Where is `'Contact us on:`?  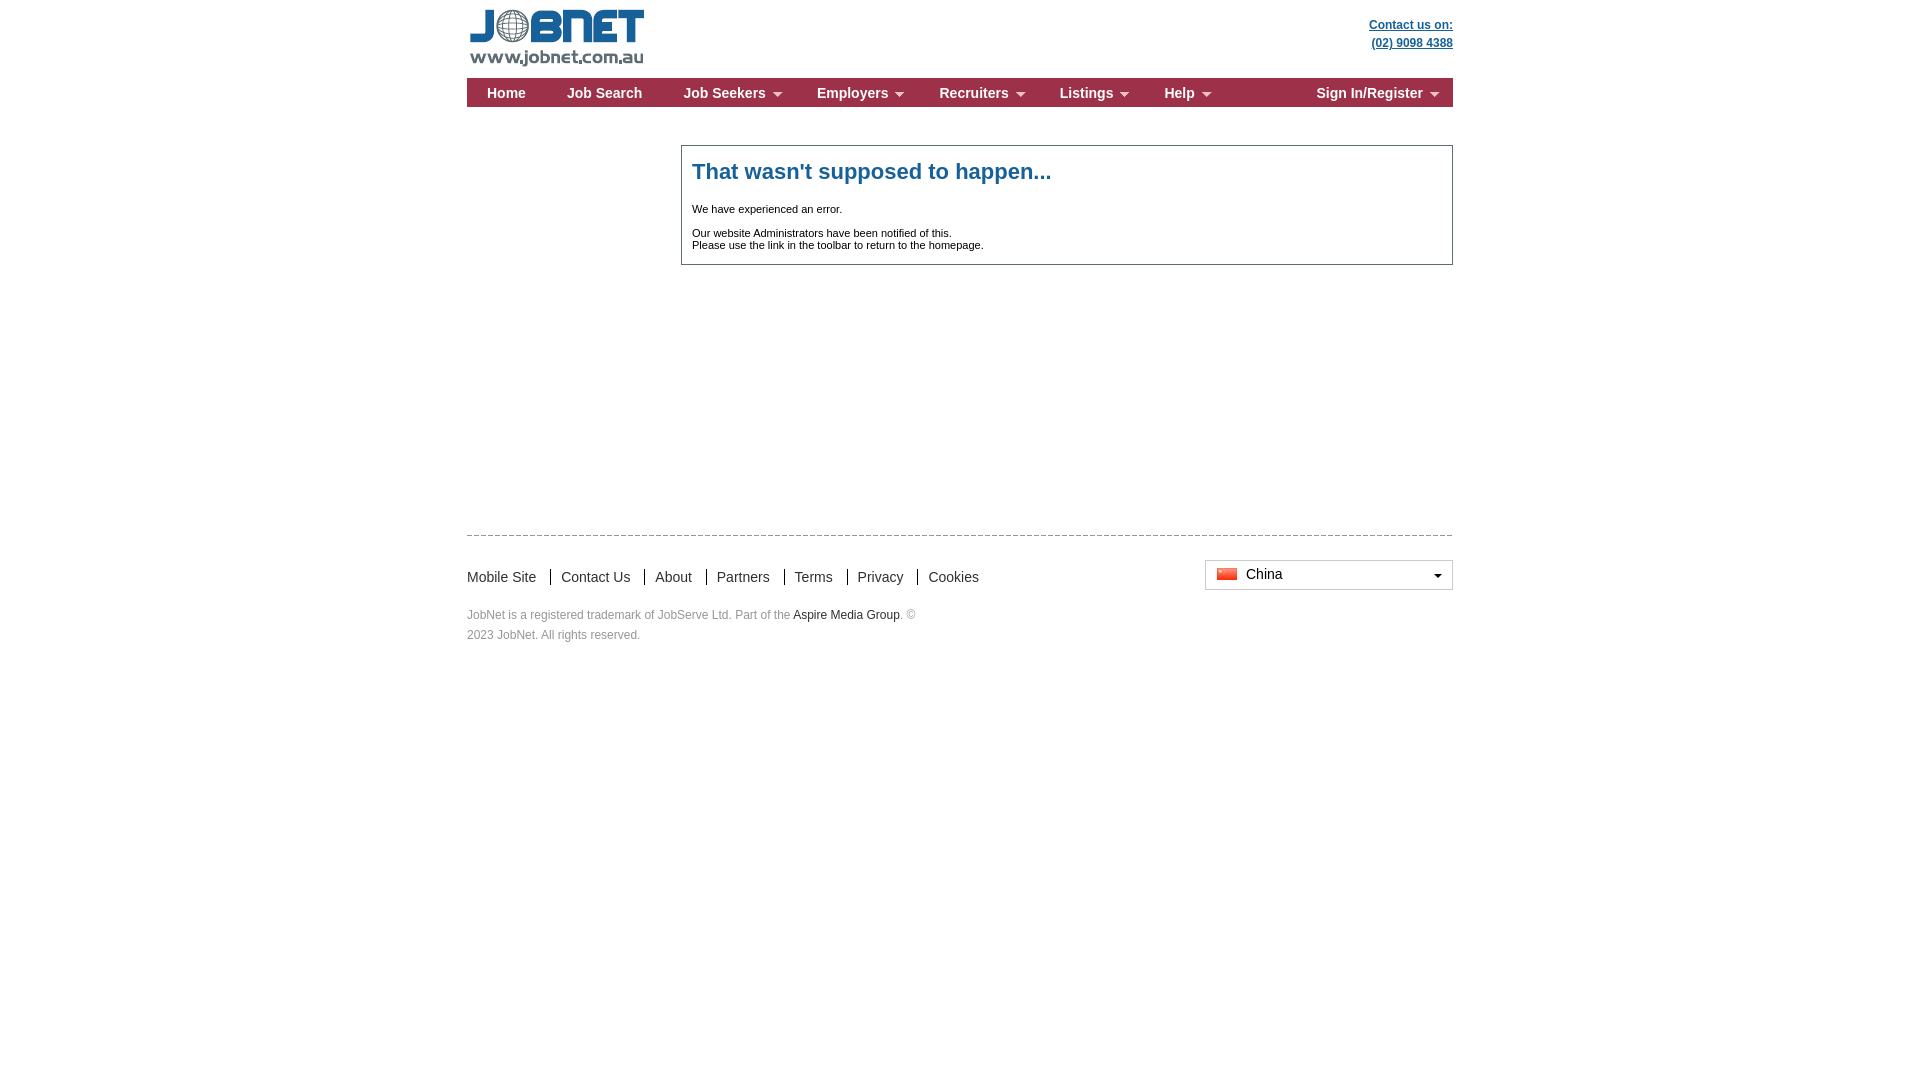
'Contact us on: is located at coordinates (1367, 34).